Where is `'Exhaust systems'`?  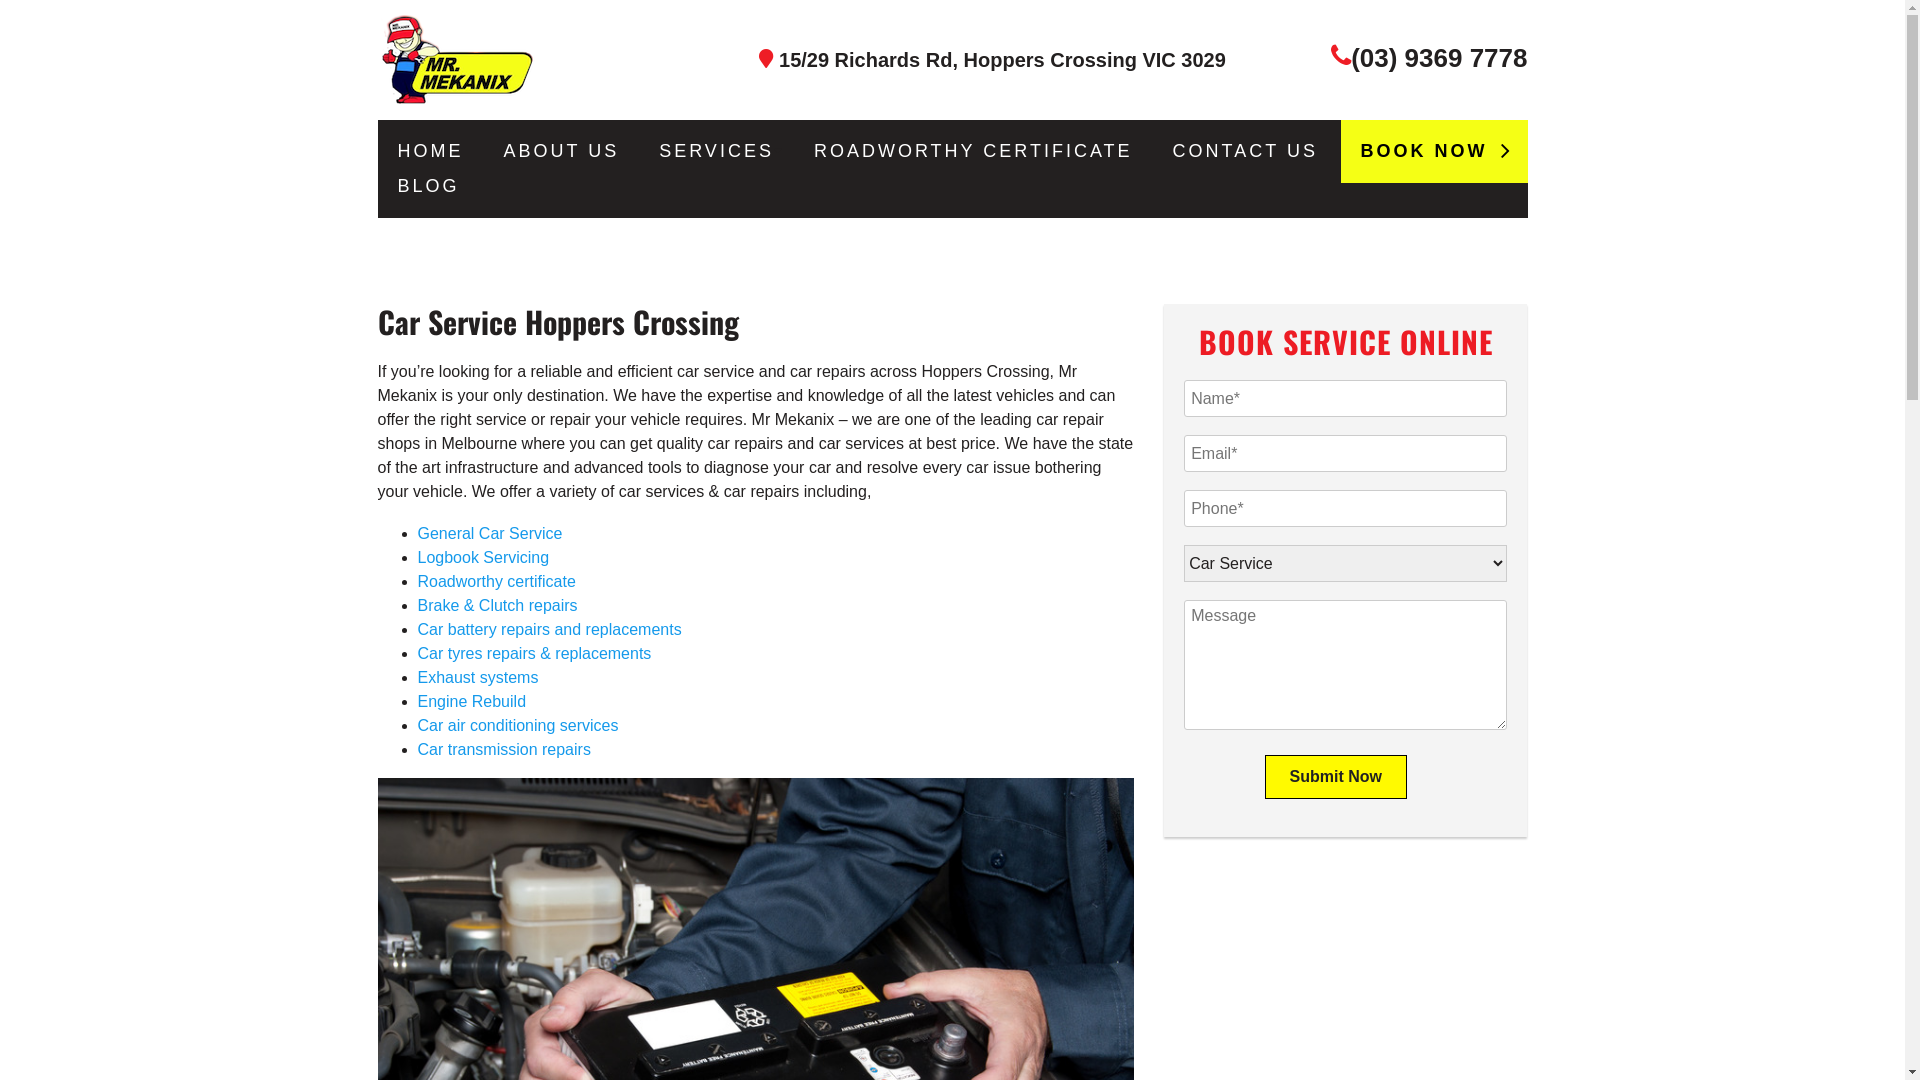
'Exhaust systems' is located at coordinates (477, 676).